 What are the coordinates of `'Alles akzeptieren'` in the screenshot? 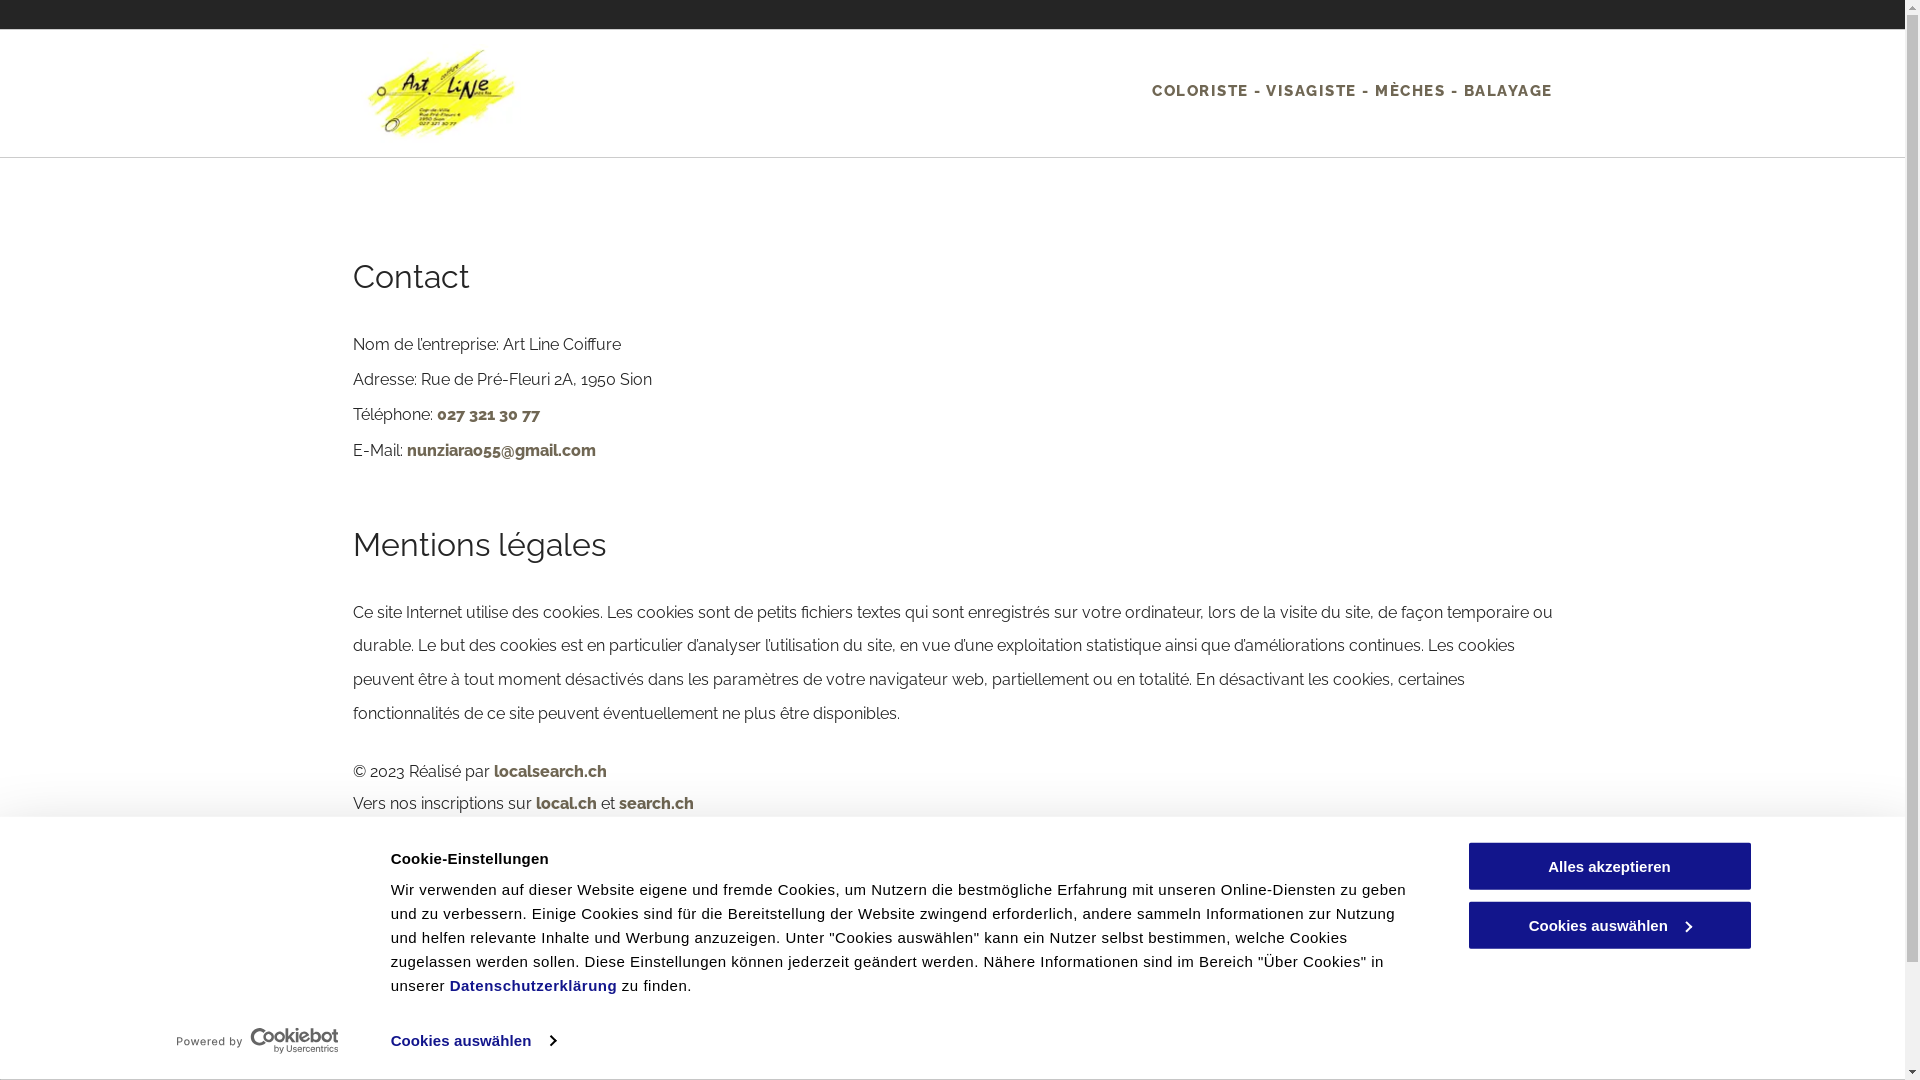 It's located at (1608, 865).